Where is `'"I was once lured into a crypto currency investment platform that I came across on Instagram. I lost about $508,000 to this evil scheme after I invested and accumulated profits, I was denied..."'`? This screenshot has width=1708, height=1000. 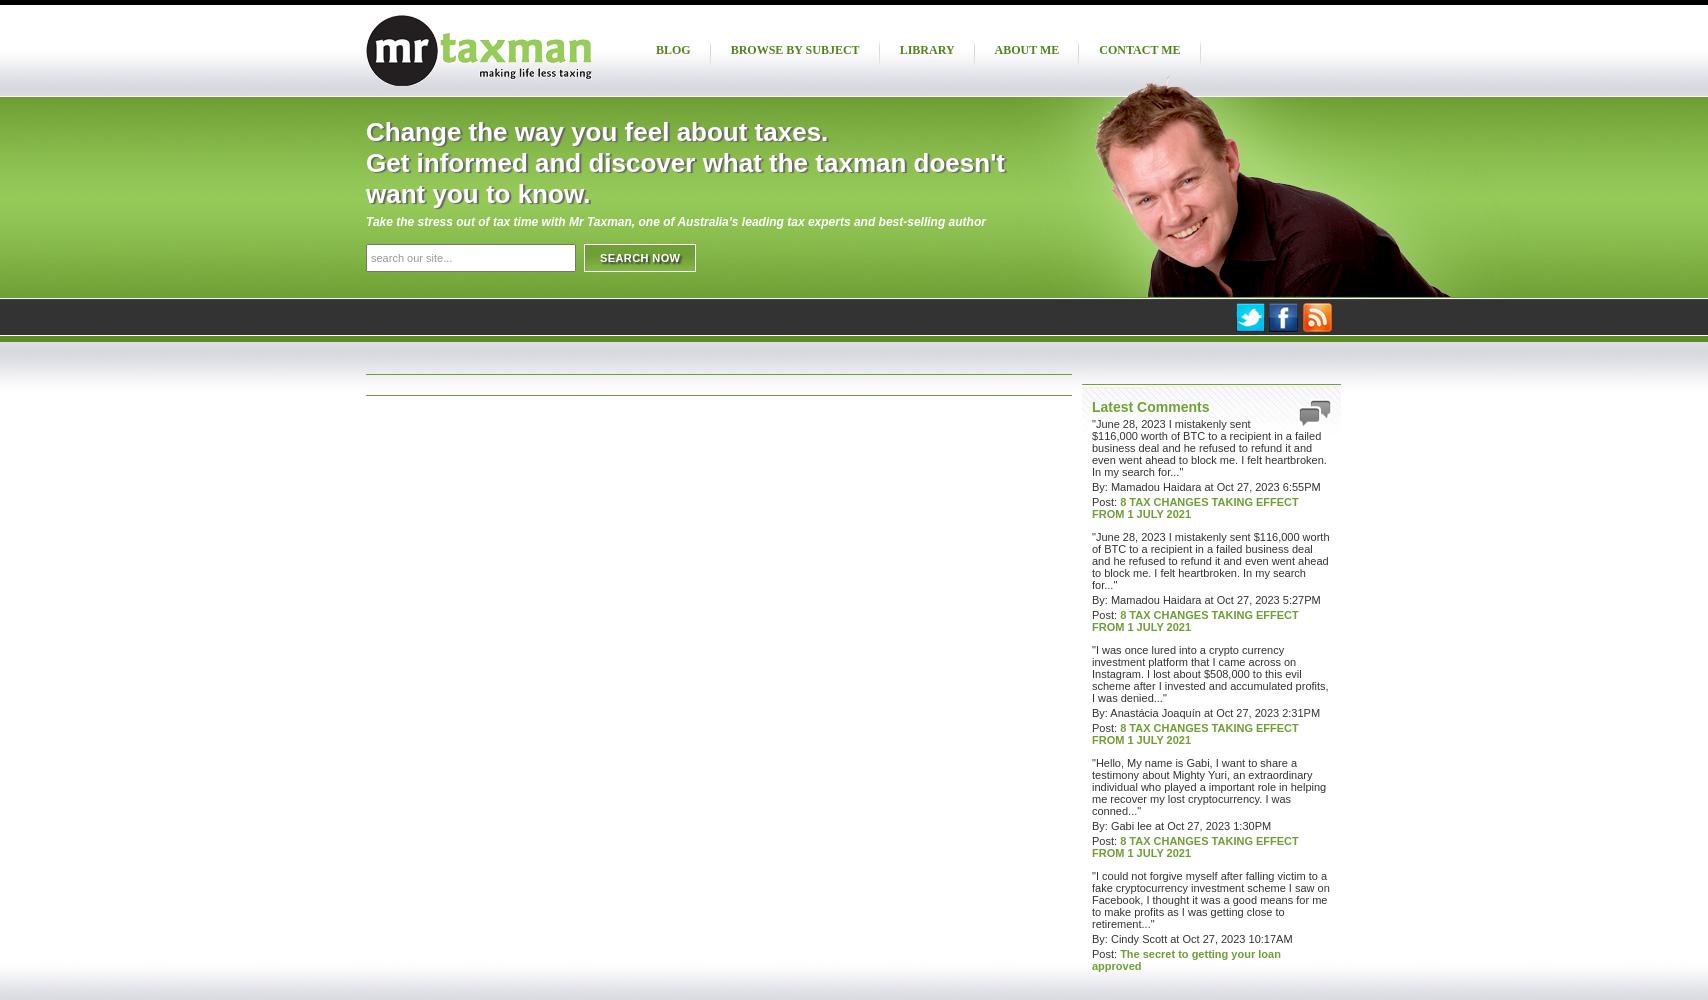 '"I was once lured into a crypto currency investment platform that I came across on Instagram. I lost about $508,000 to this evil scheme after I invested and accumulated profits, I was denied..."' is located at coordinates (1209, 674).